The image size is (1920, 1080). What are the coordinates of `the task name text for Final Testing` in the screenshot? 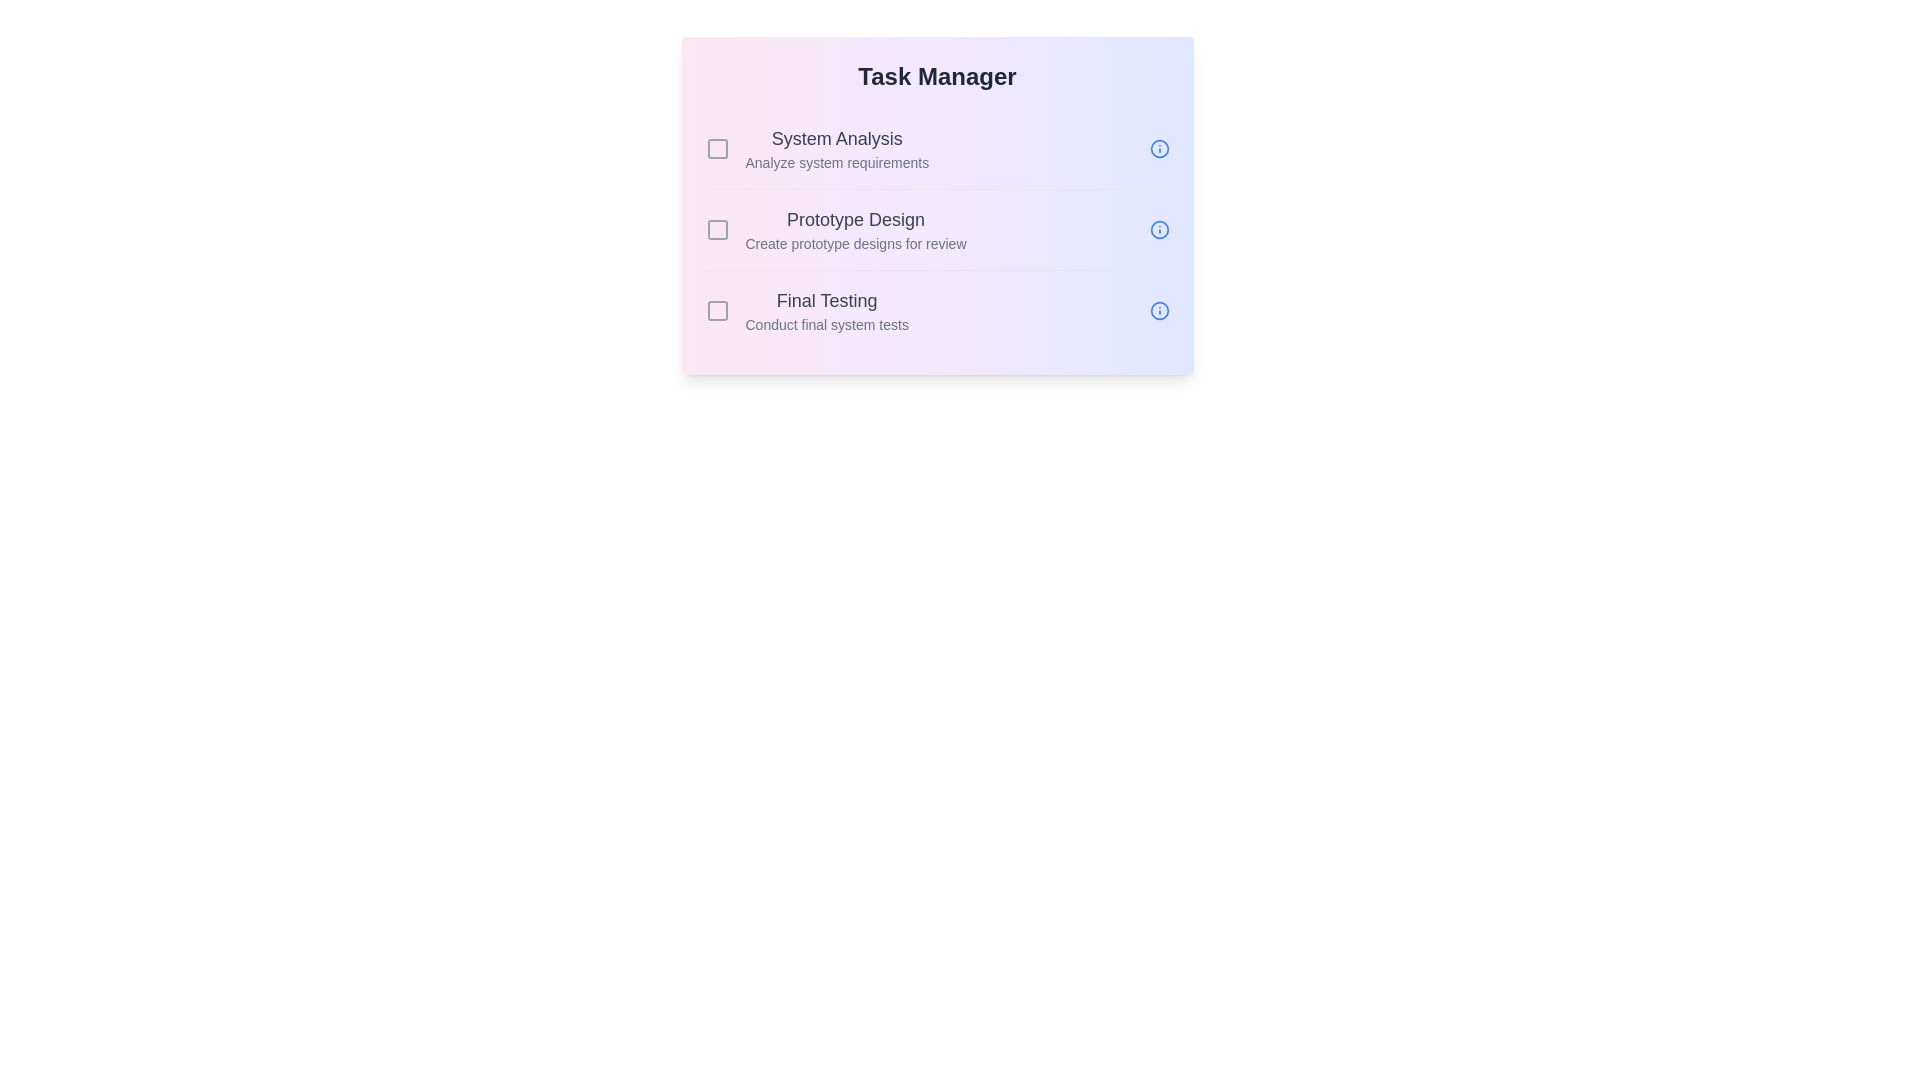 It's located at (827, 300).